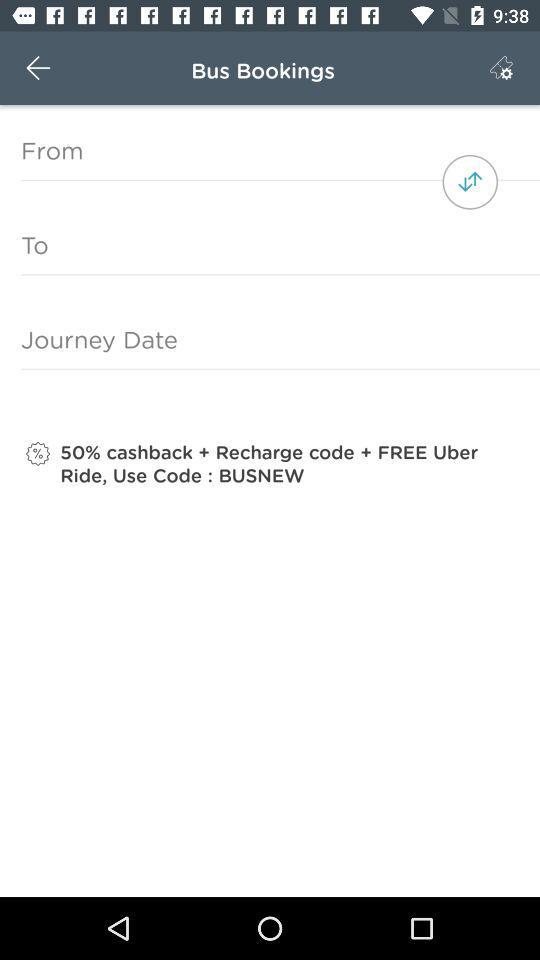  Describe the element at coordinates (38, 68) in the screenshot. I see `the icon next to the bus bookings item` at that location.